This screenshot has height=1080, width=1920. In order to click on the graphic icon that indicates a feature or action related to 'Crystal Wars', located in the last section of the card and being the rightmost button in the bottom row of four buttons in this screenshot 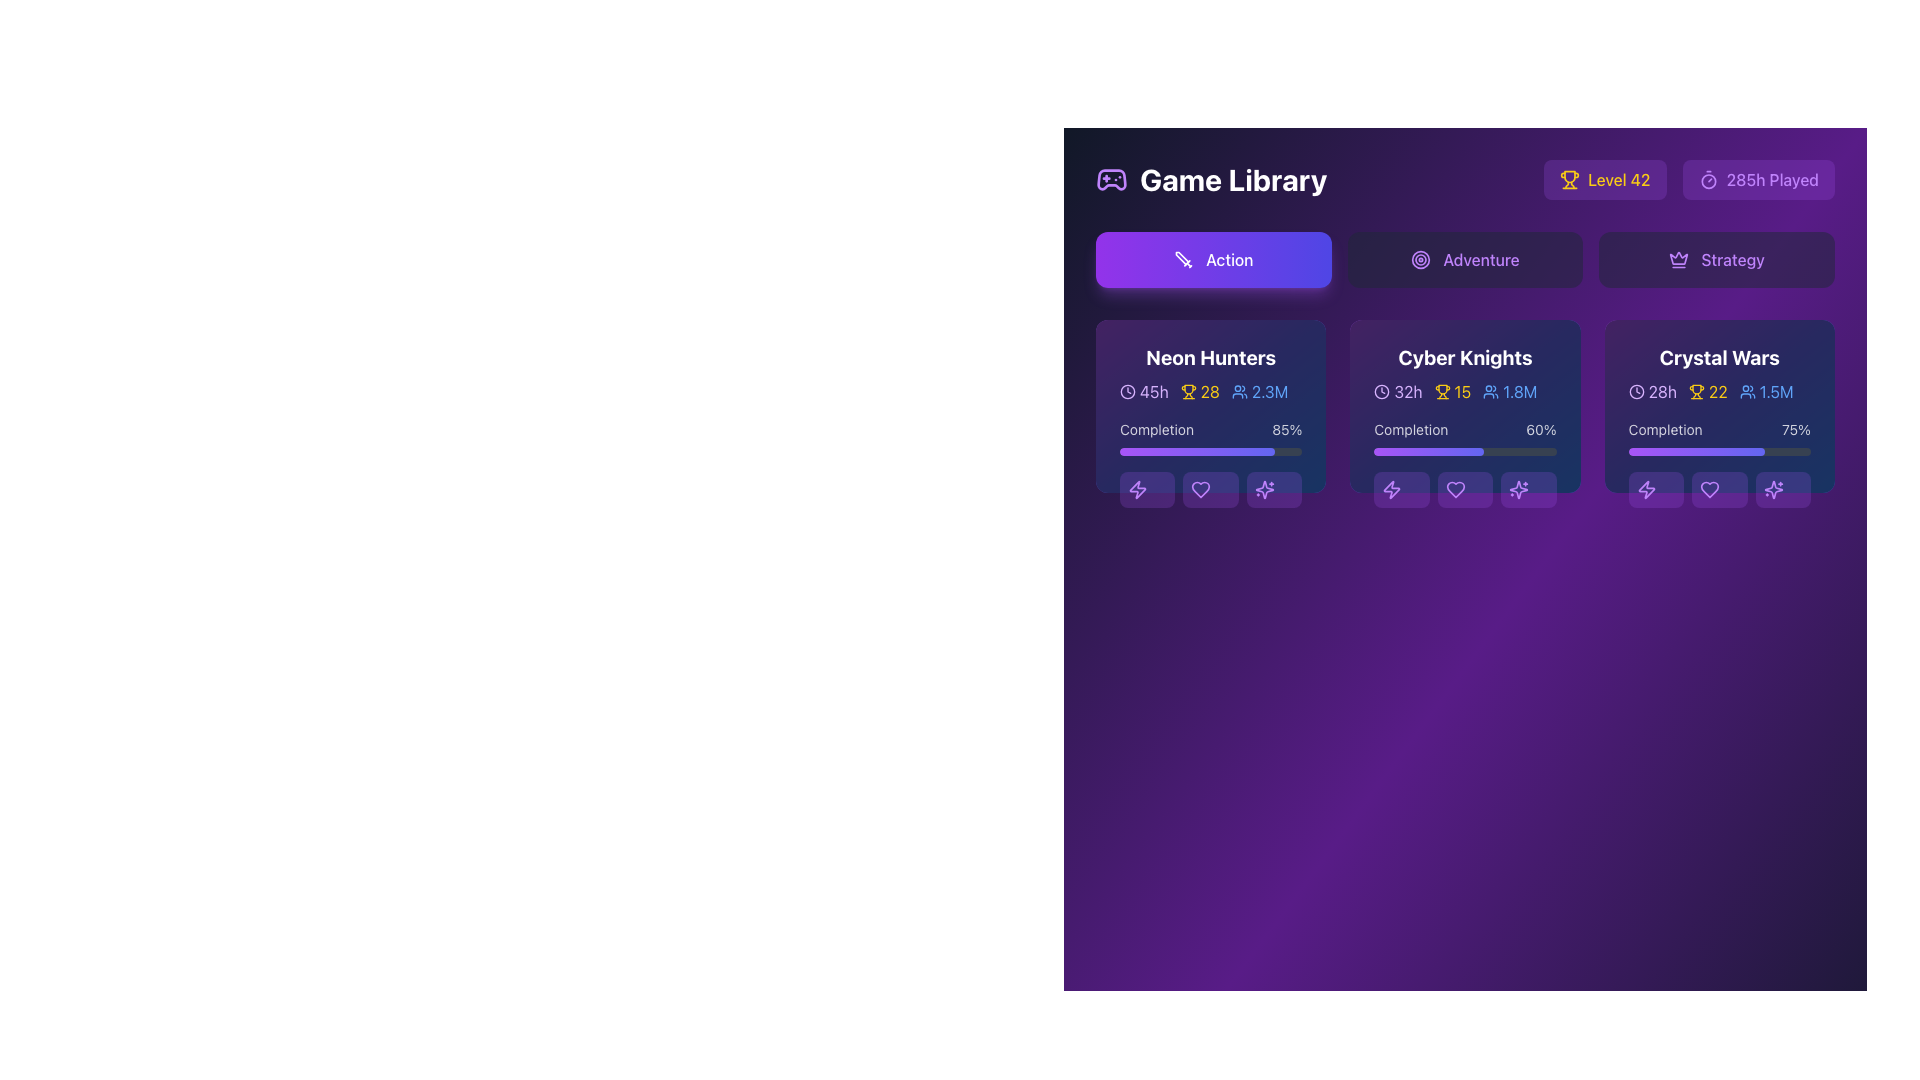, I will do `click(1773, 489)`.